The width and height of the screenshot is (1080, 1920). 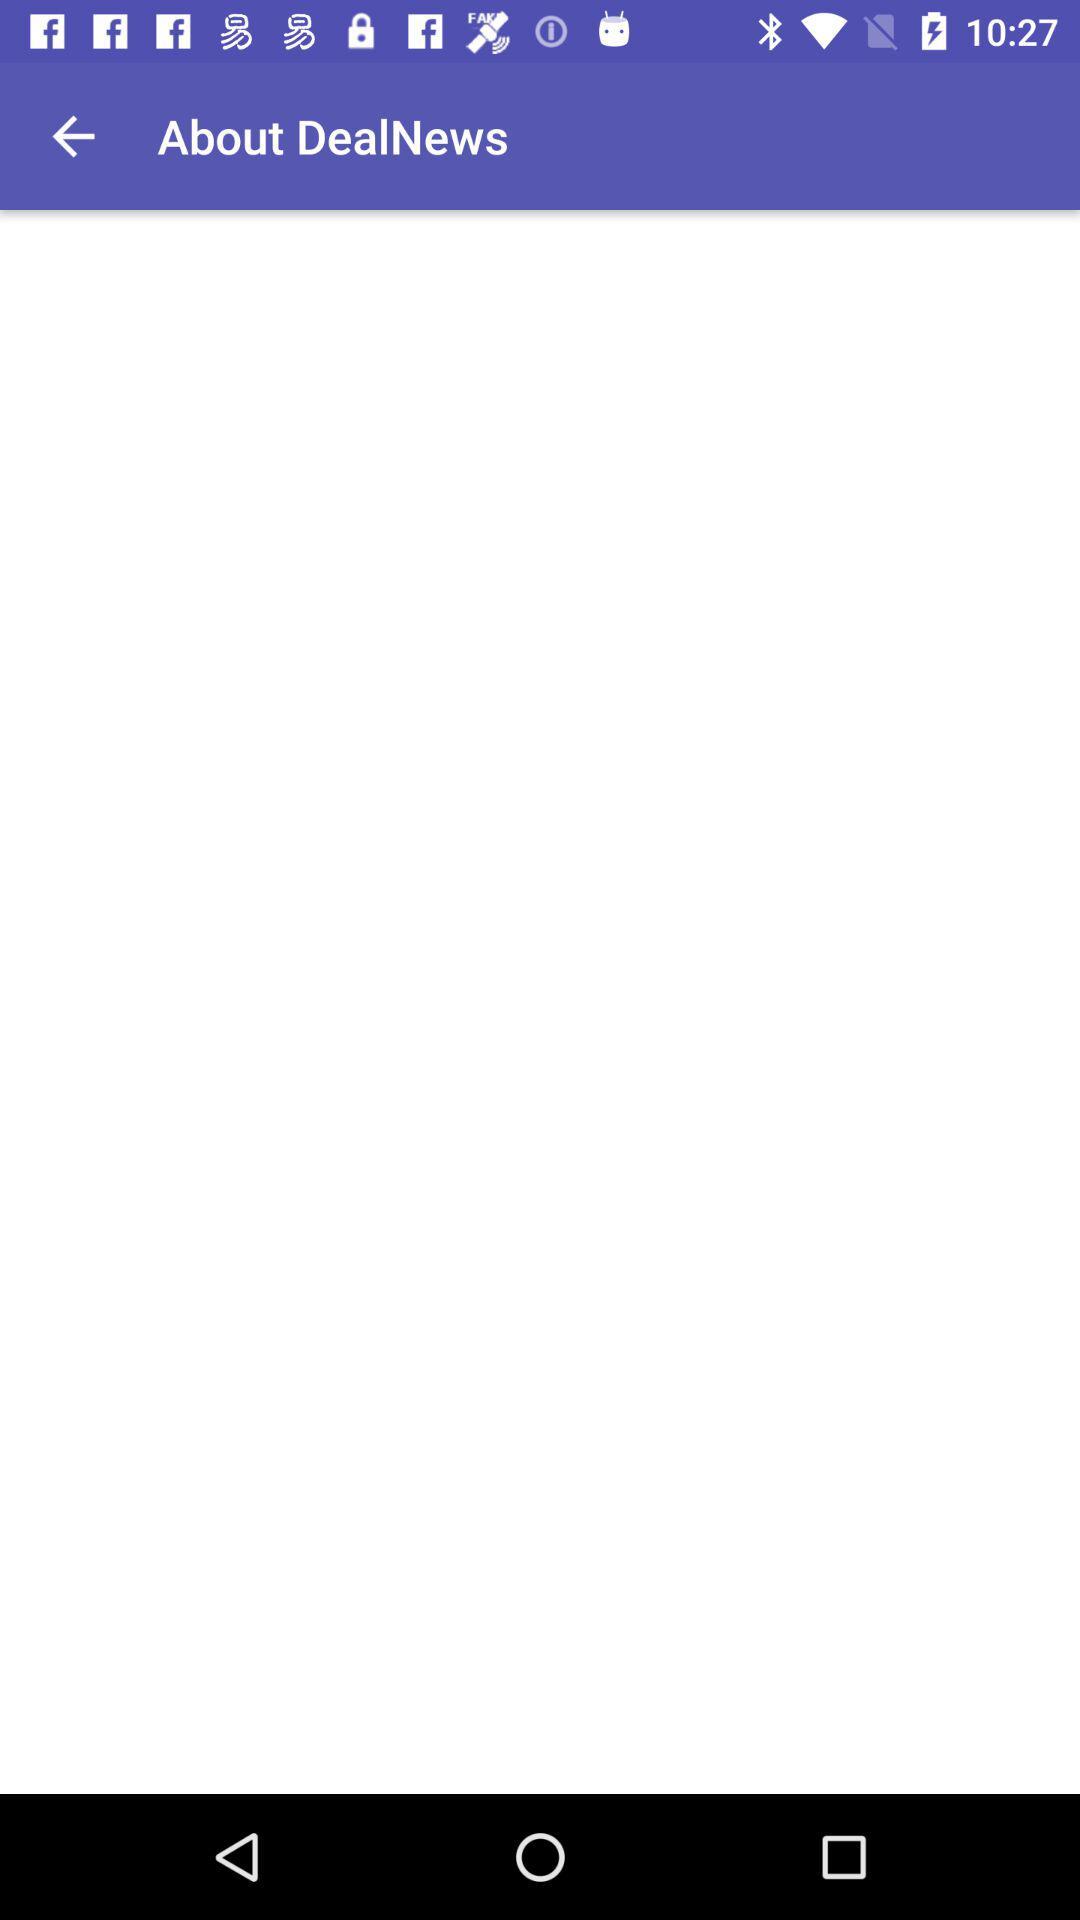 What do you see at coordinates (540, 1002) in the screenshot?
I see `the item at the center` at bounding box center [540, 1002].